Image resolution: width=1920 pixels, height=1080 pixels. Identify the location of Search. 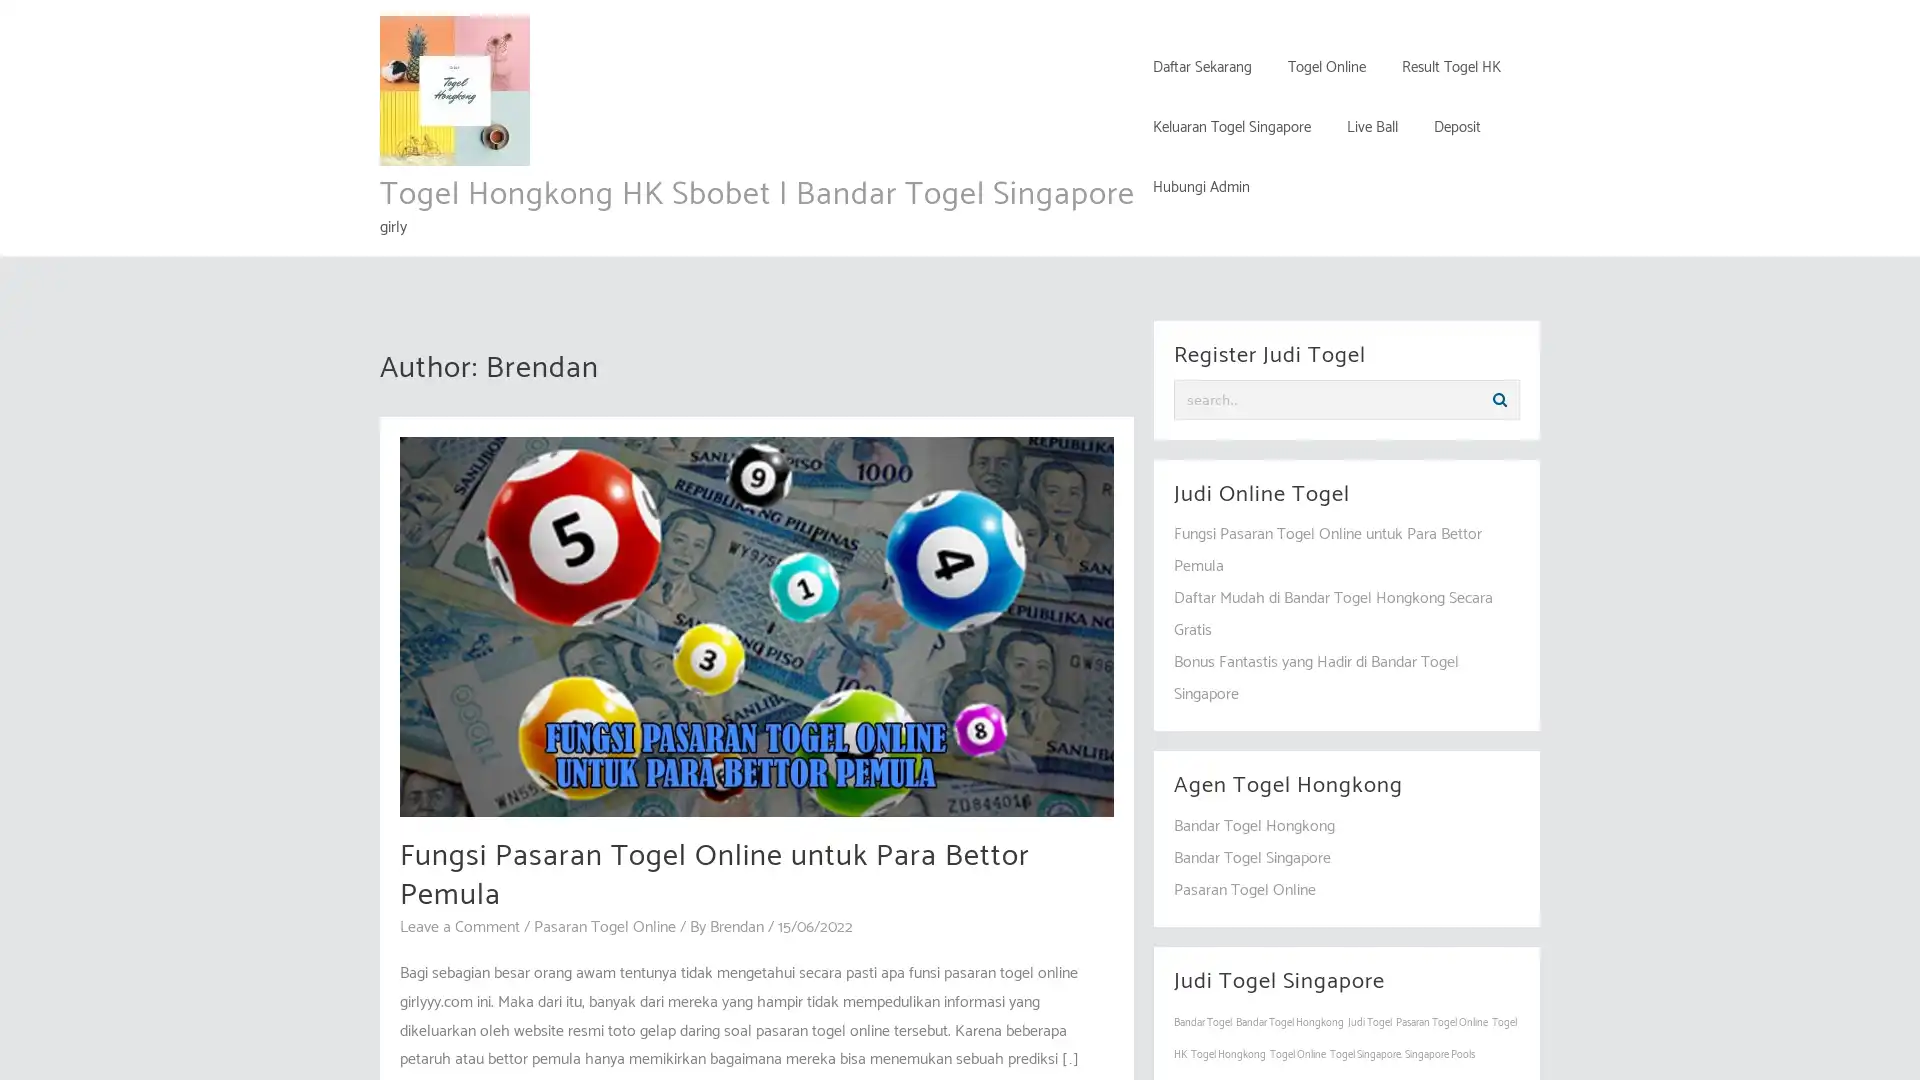
(1499, 400).